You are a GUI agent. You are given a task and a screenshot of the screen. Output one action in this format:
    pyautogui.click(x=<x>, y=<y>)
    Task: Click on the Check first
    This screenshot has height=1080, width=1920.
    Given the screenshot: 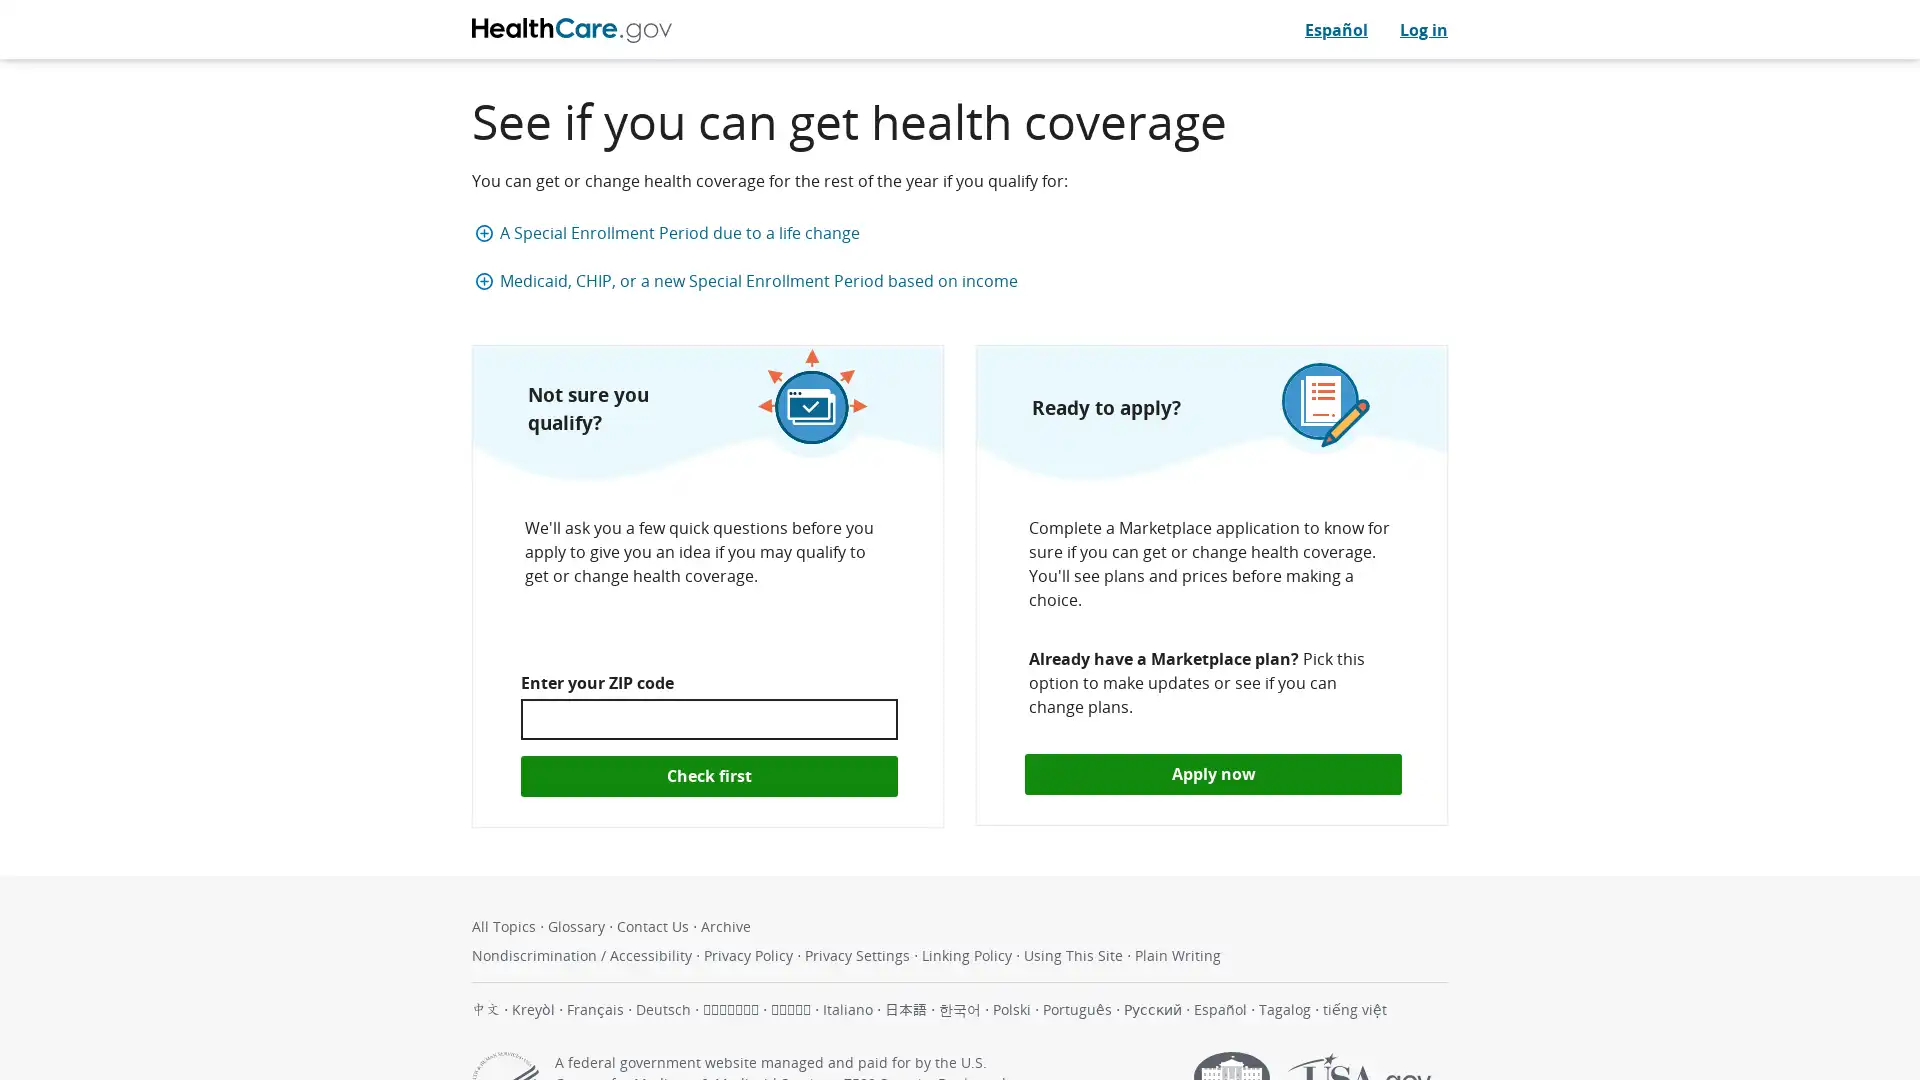 What is the action you would take?
    pyautogui.click(x=709, y=774)
    